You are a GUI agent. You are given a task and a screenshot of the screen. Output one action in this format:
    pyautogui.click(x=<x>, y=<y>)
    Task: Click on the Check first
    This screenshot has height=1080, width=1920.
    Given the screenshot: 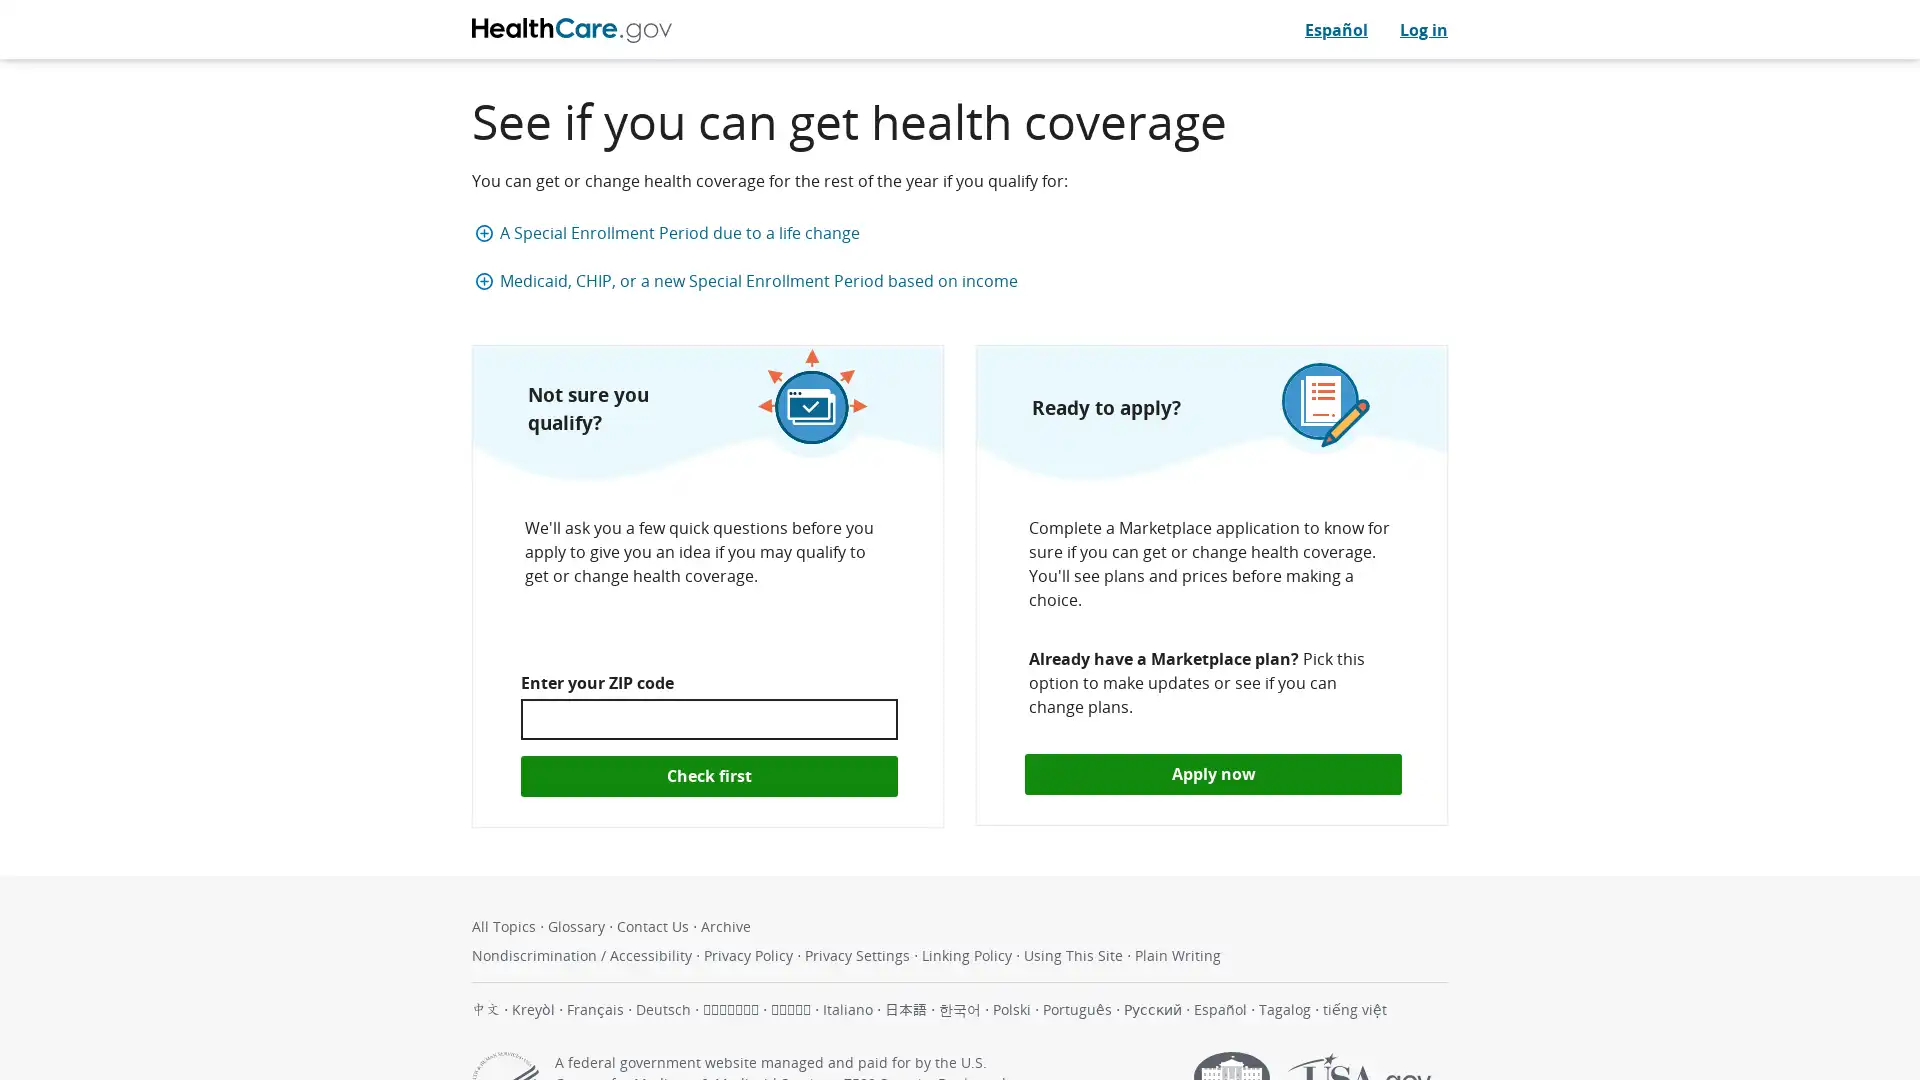 What is the action you would take?
    pyautogui.click(x=709, y=774)
    